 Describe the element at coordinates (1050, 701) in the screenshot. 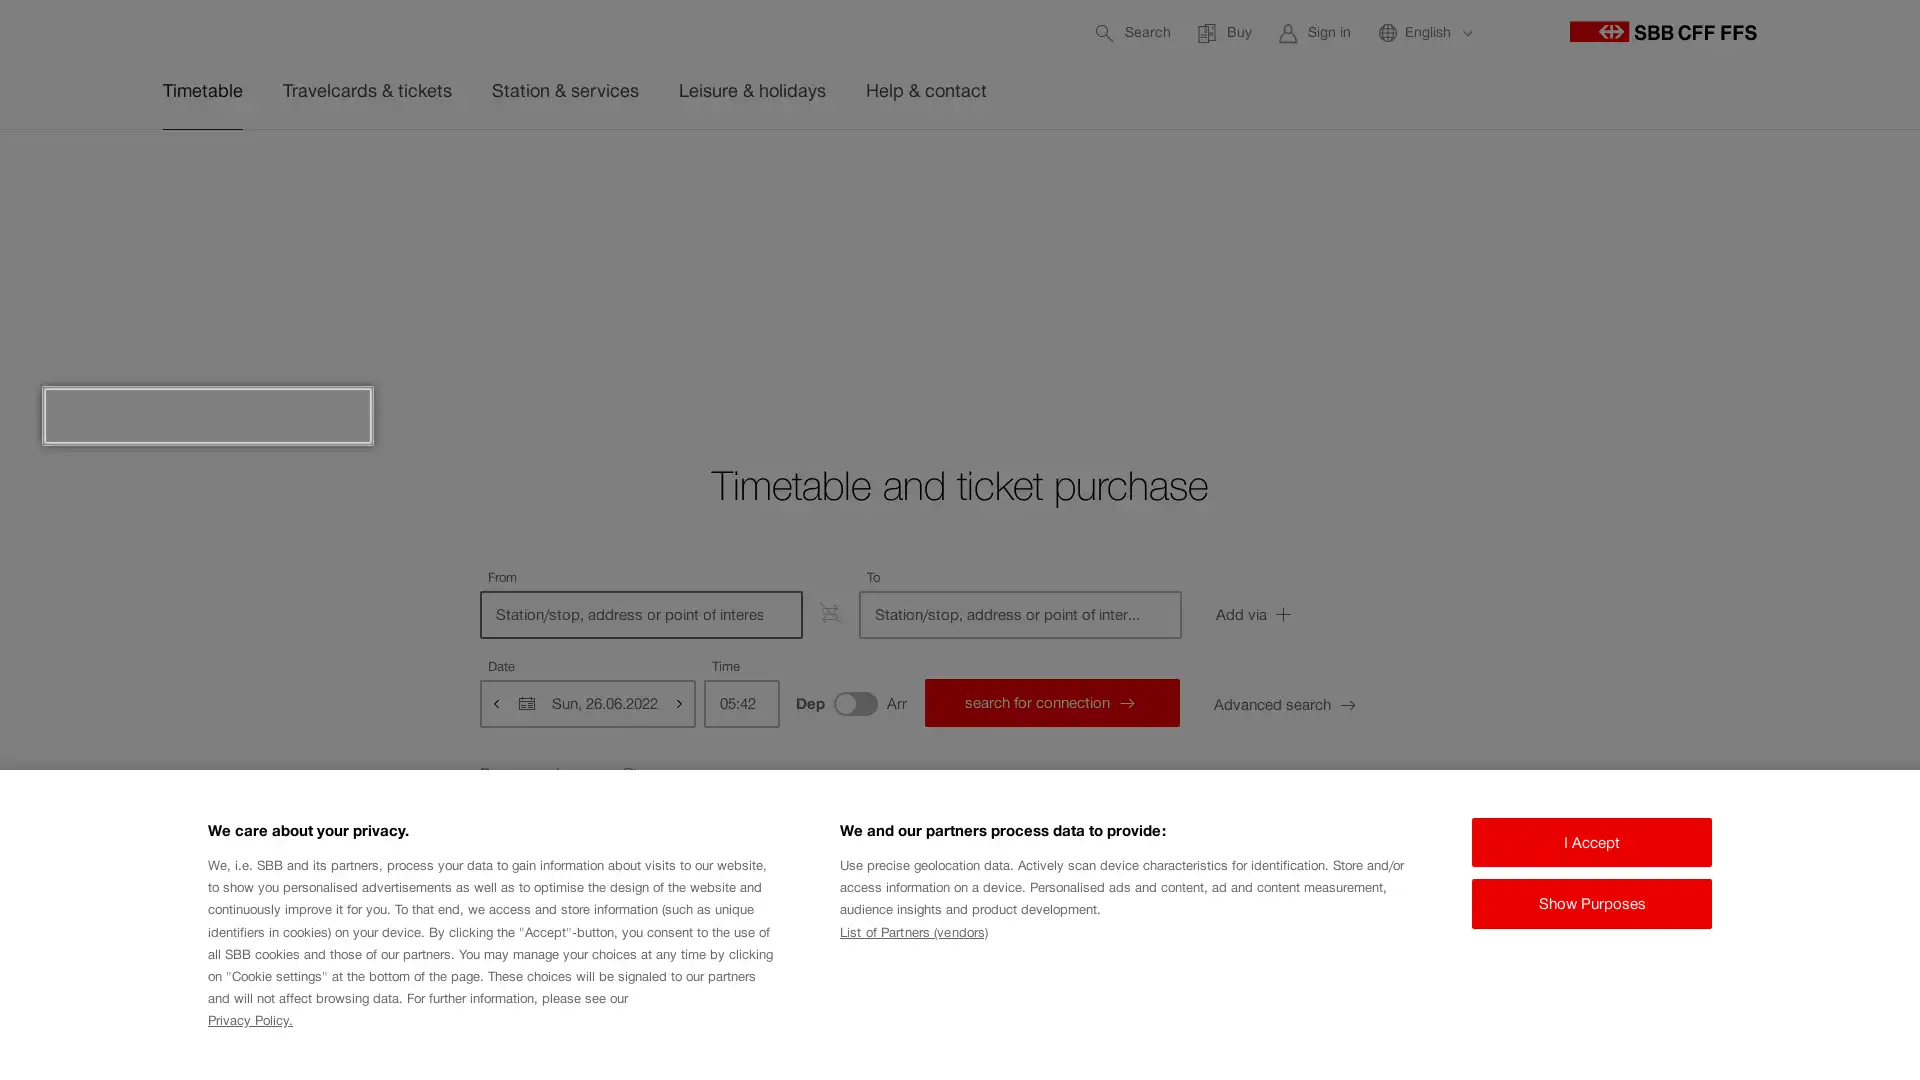

I see `search for connection` at that location.